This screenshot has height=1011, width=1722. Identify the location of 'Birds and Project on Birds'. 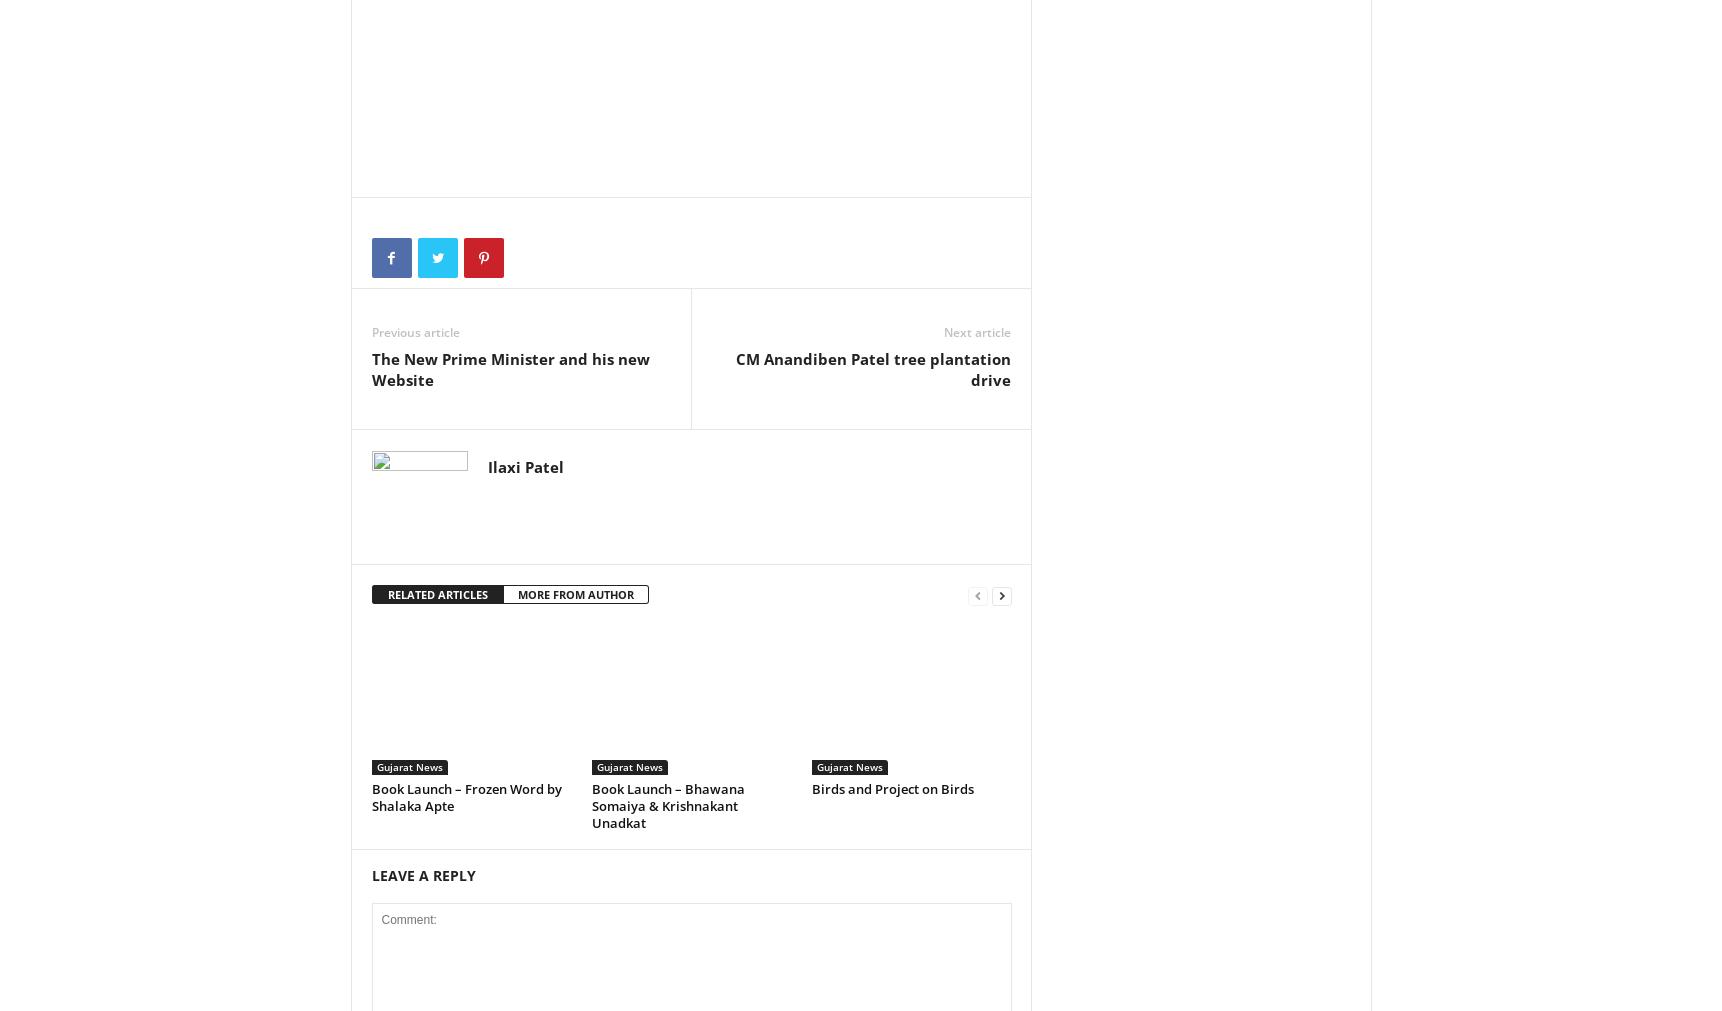
(891, 786).